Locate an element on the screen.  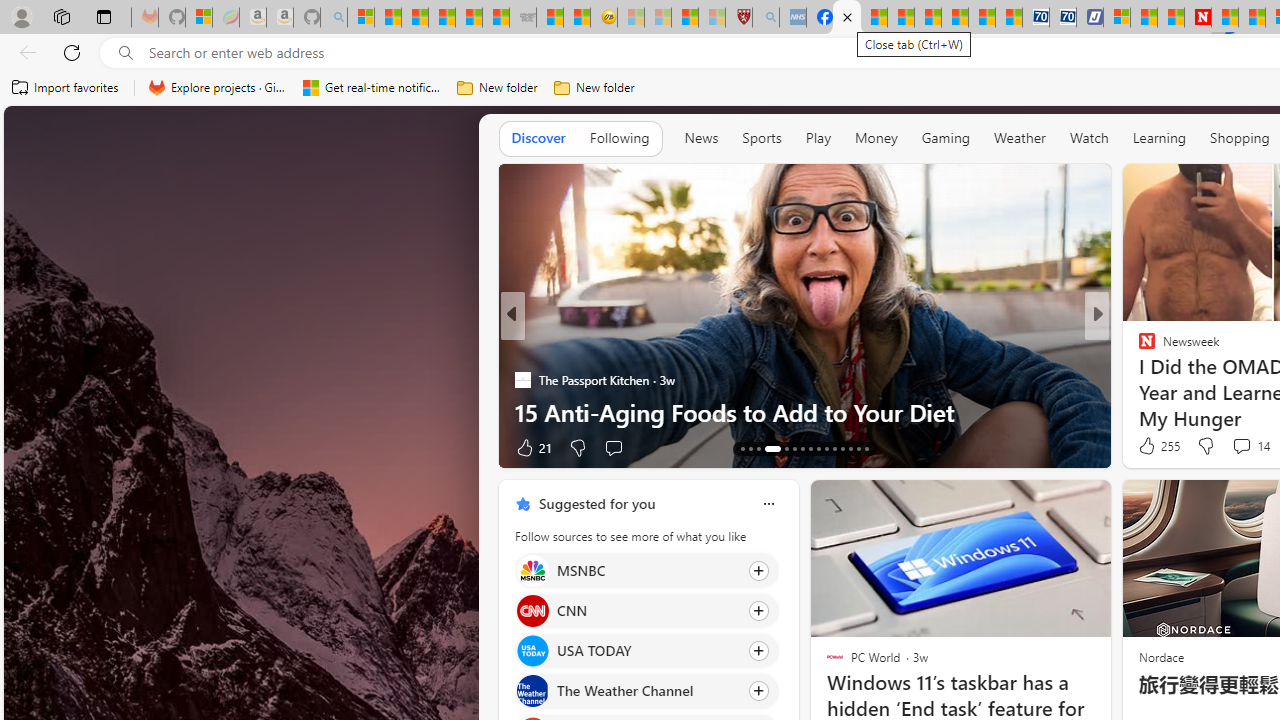
'12 Popular Science Lies that Must be Corrected - Sleeping' is located at coordinates (711, 17).